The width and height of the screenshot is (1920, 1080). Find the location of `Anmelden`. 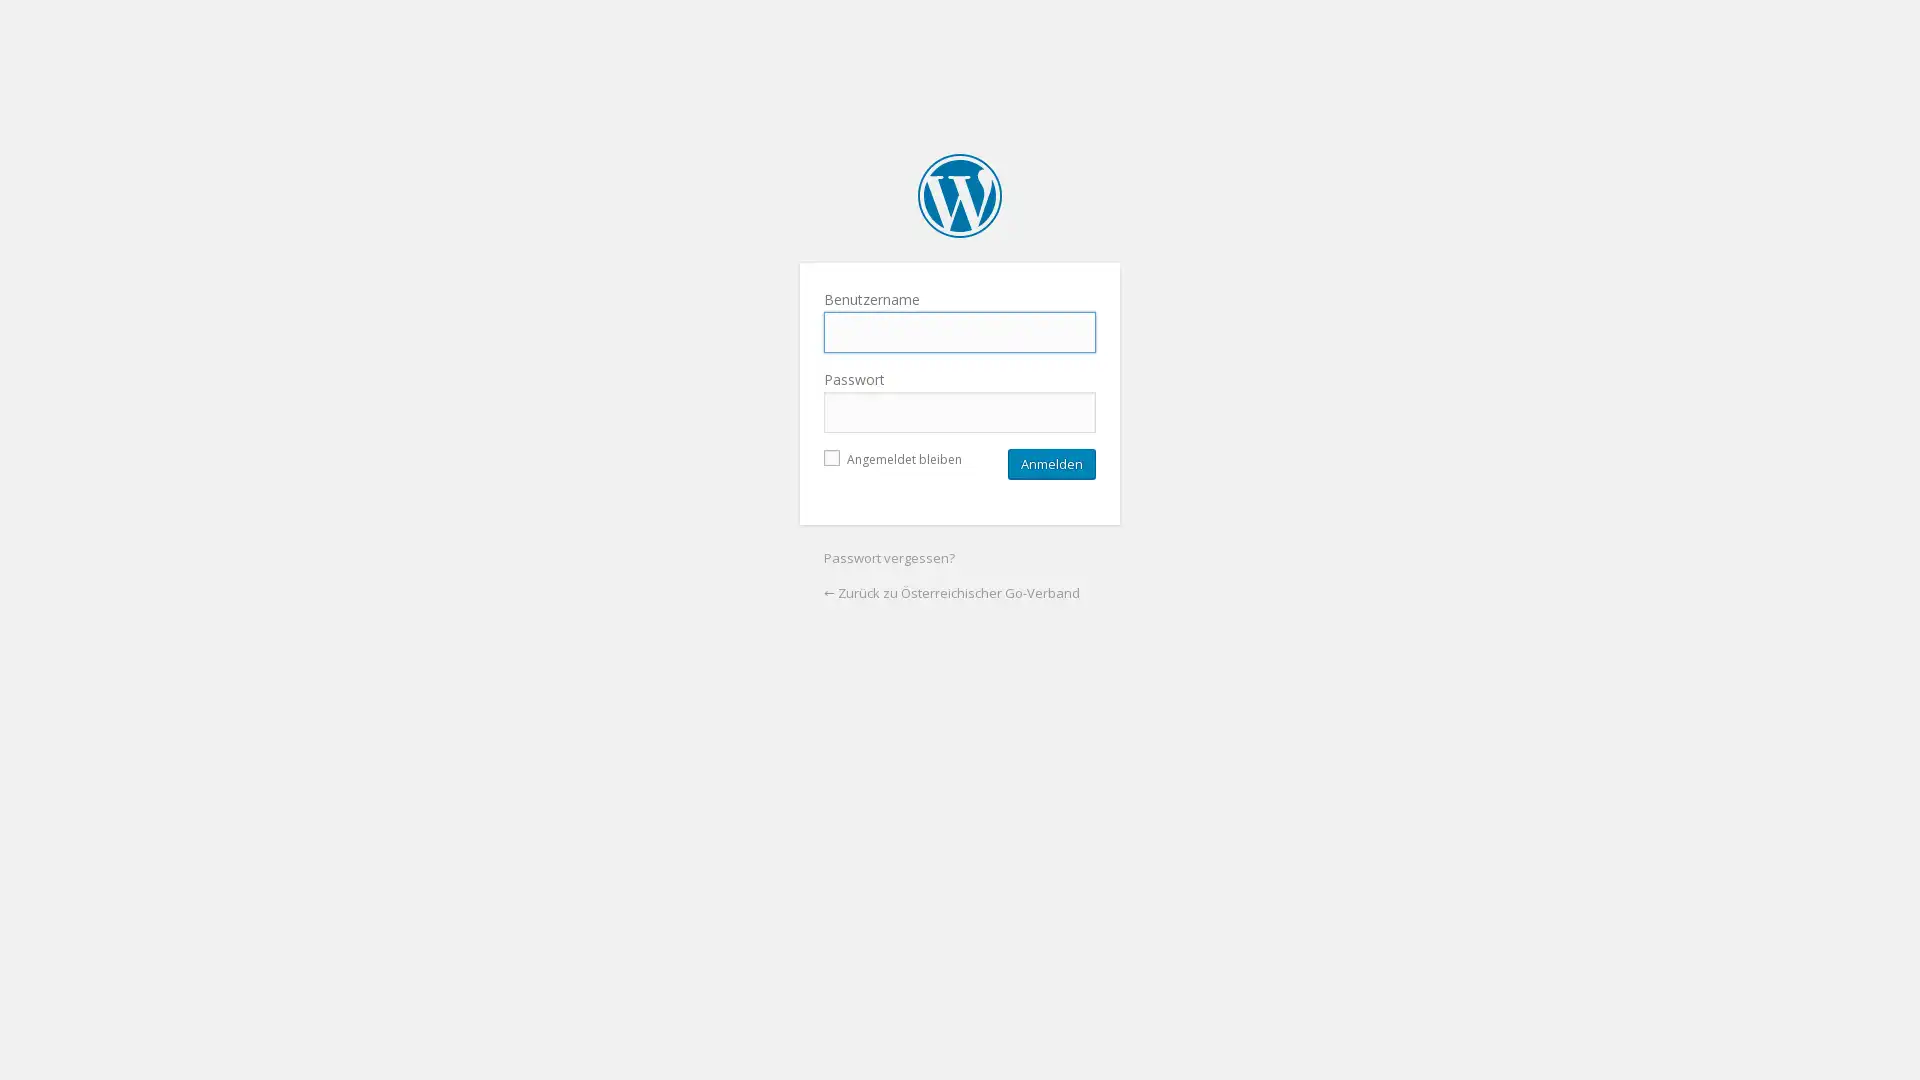

Anmelden is located at coordinates (1050, 462).